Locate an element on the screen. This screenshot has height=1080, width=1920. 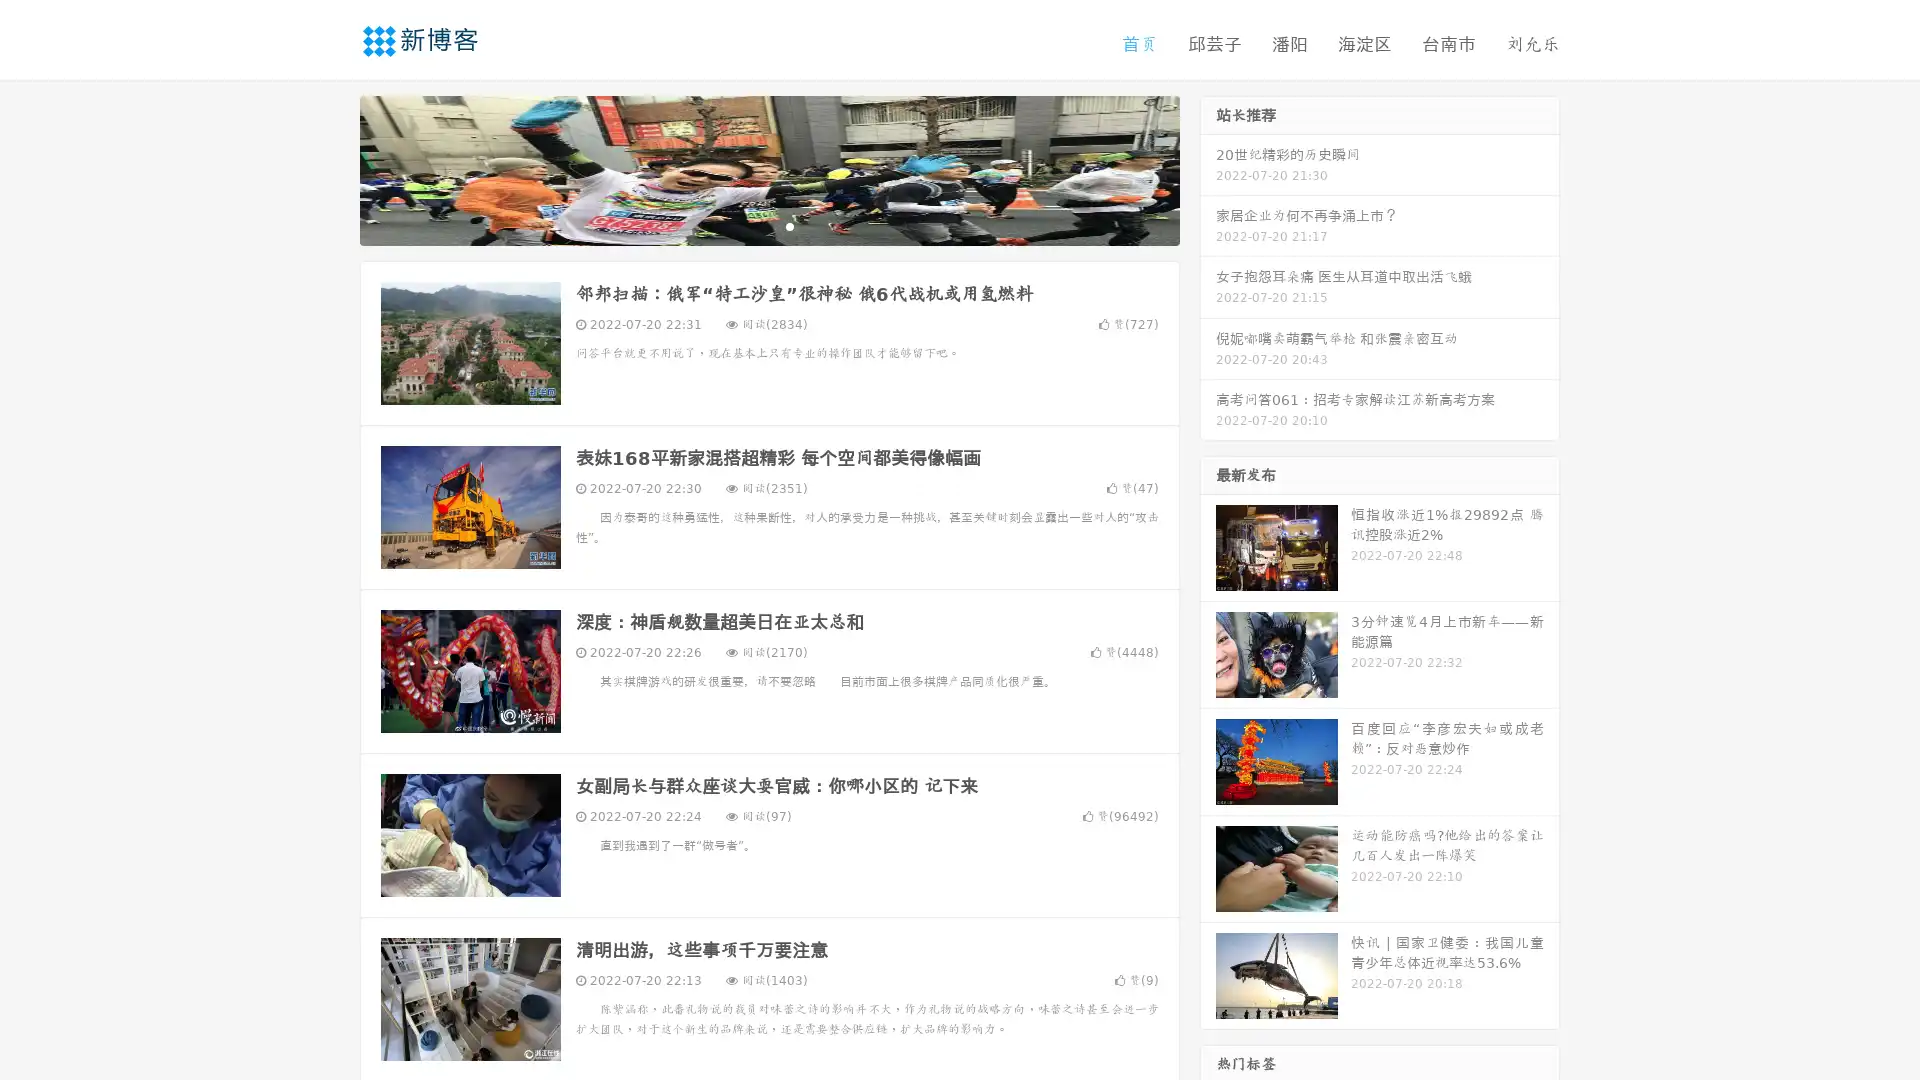
Previous slide is located at coordinates (330, 168).